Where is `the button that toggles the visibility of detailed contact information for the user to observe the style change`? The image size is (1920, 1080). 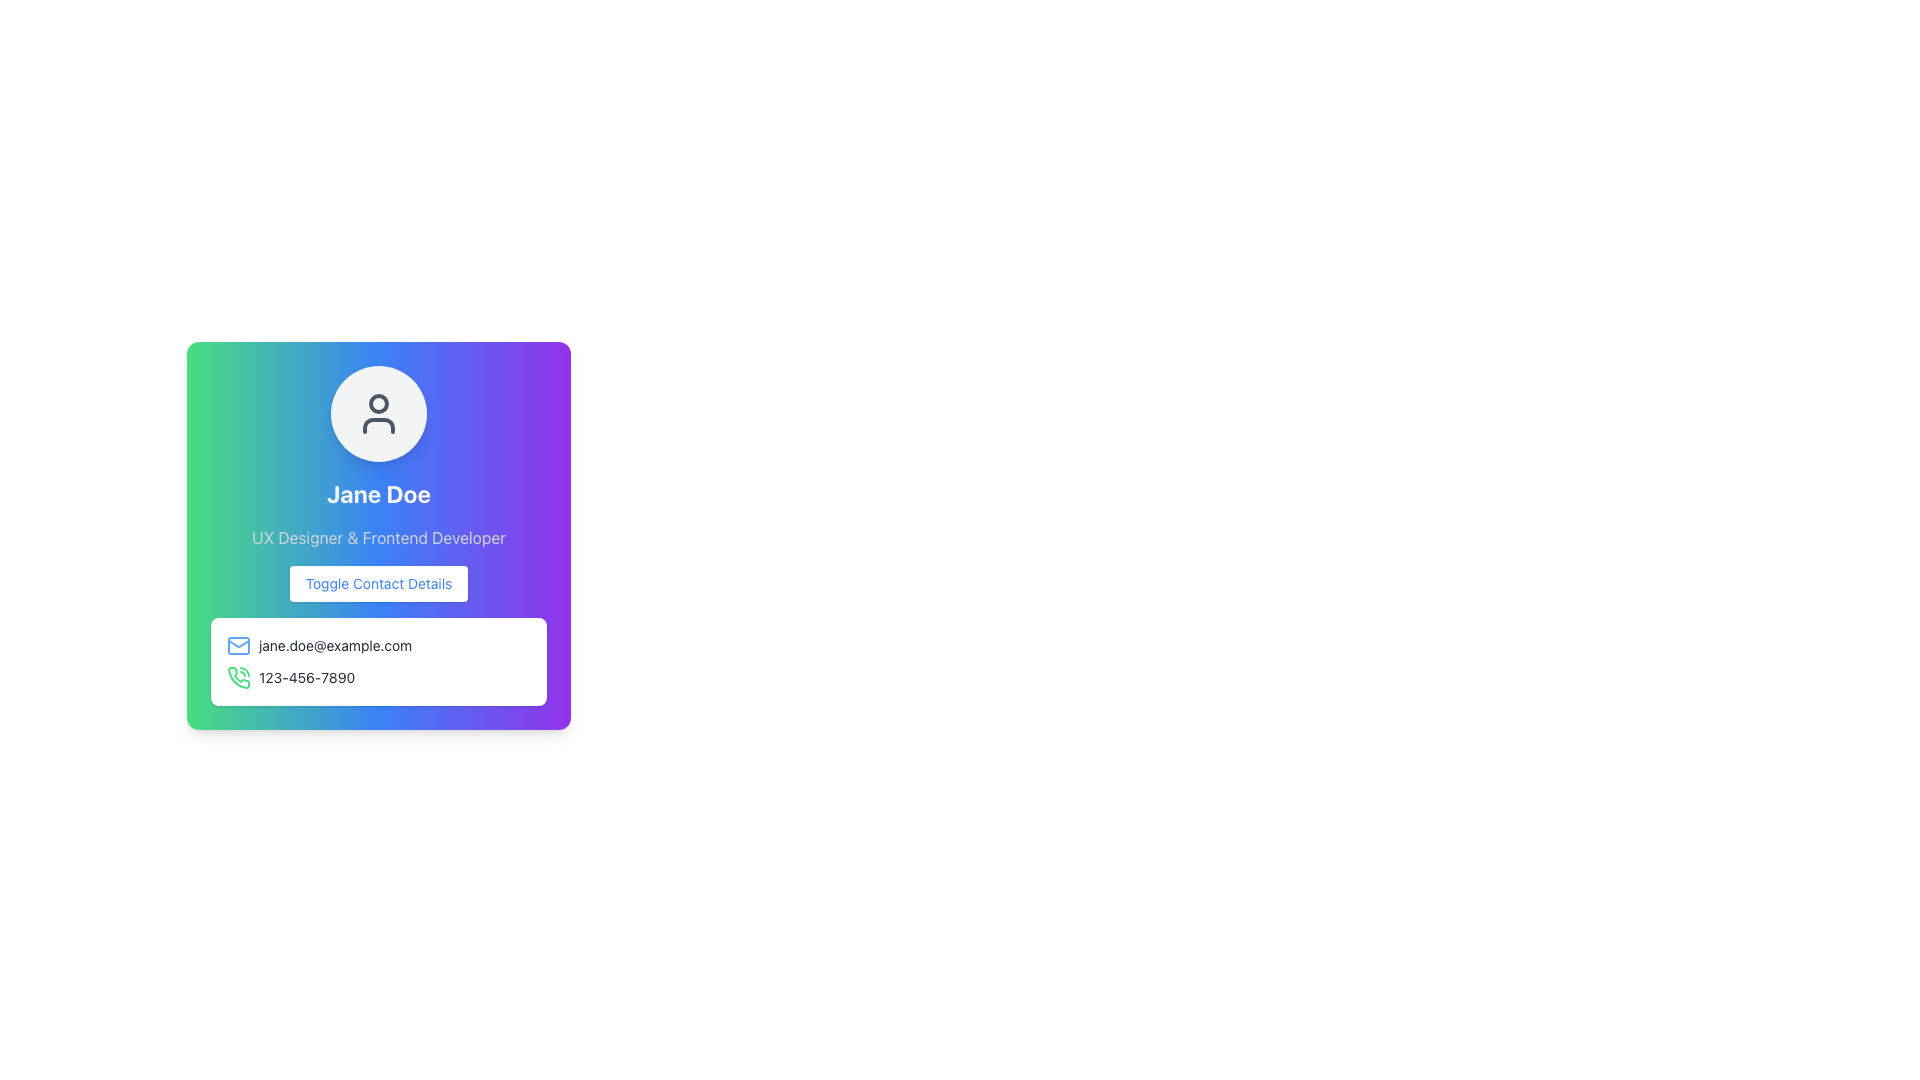
the button that toggles the visibility of detailed contact information for the user to observe the style change is located at coordinates (379, 583).